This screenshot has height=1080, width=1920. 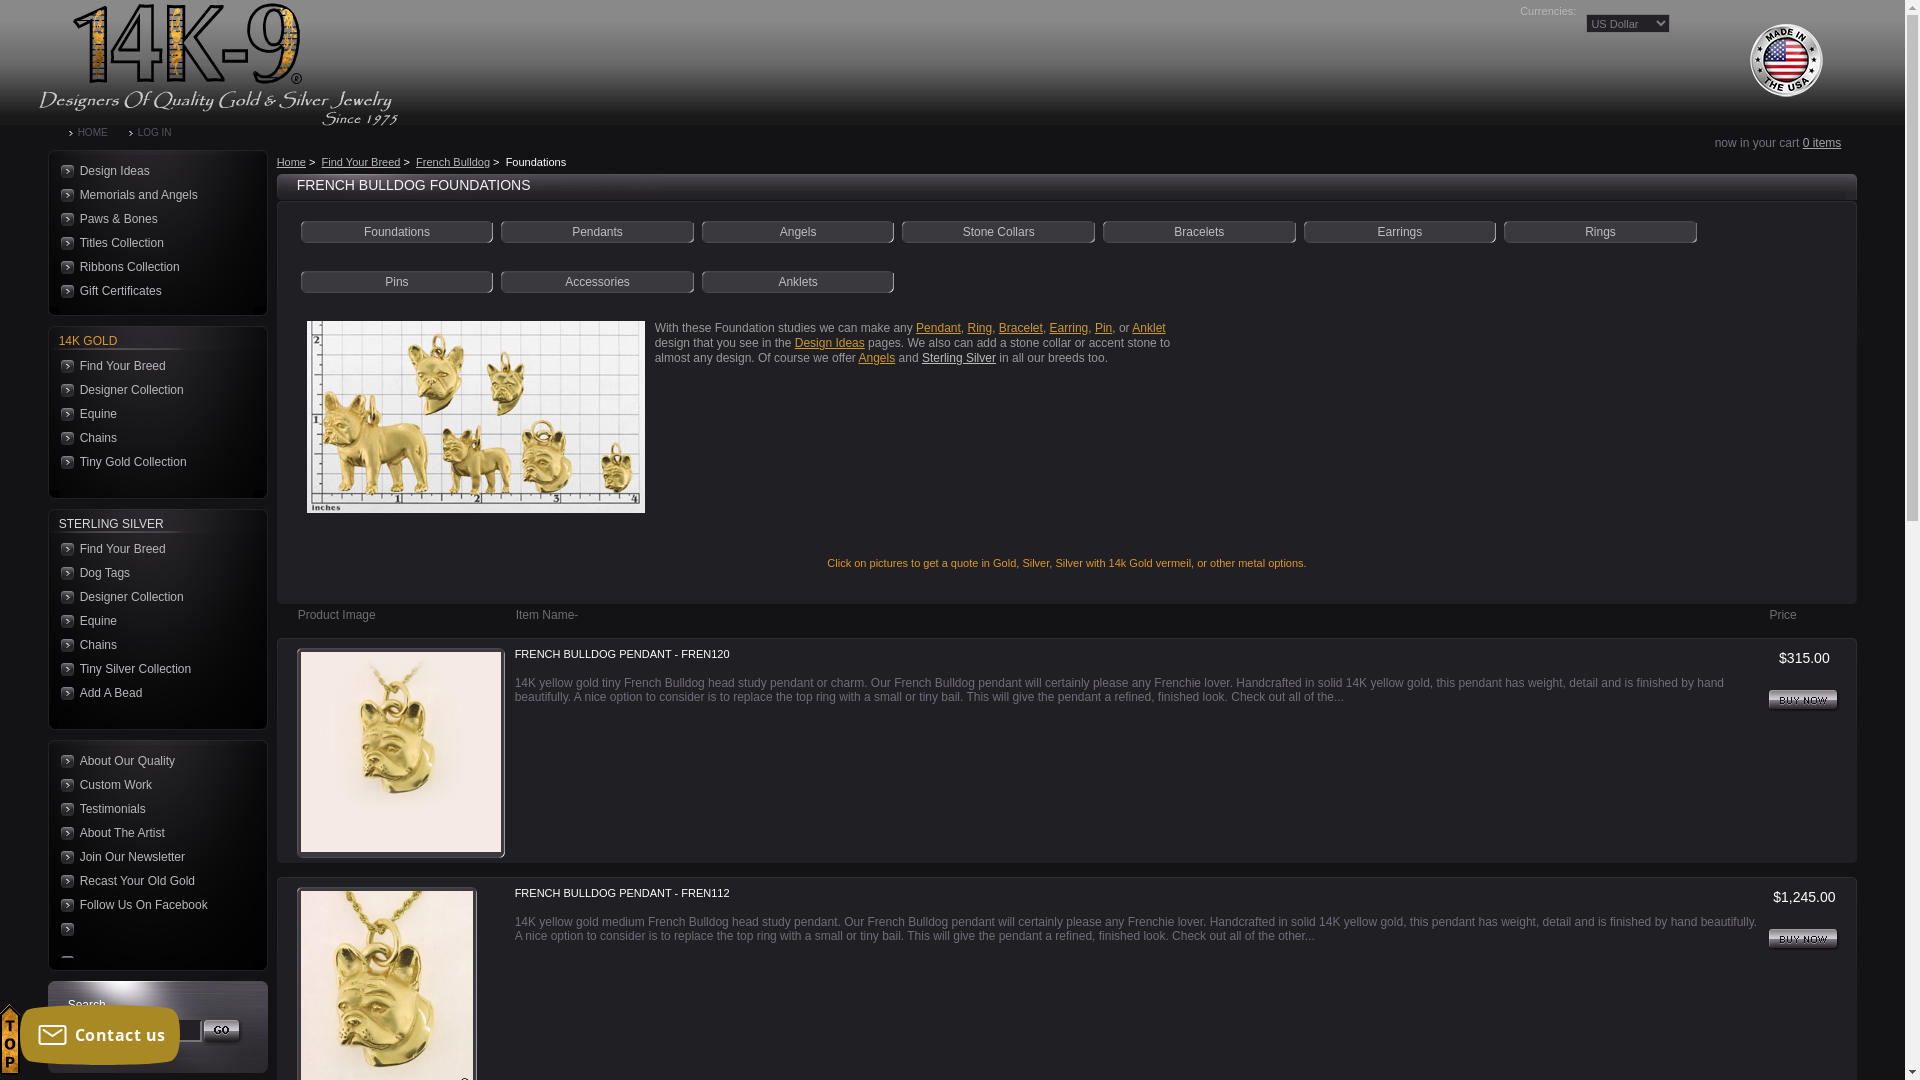 I want to click on 'HOME', so click(x=98, y=132).